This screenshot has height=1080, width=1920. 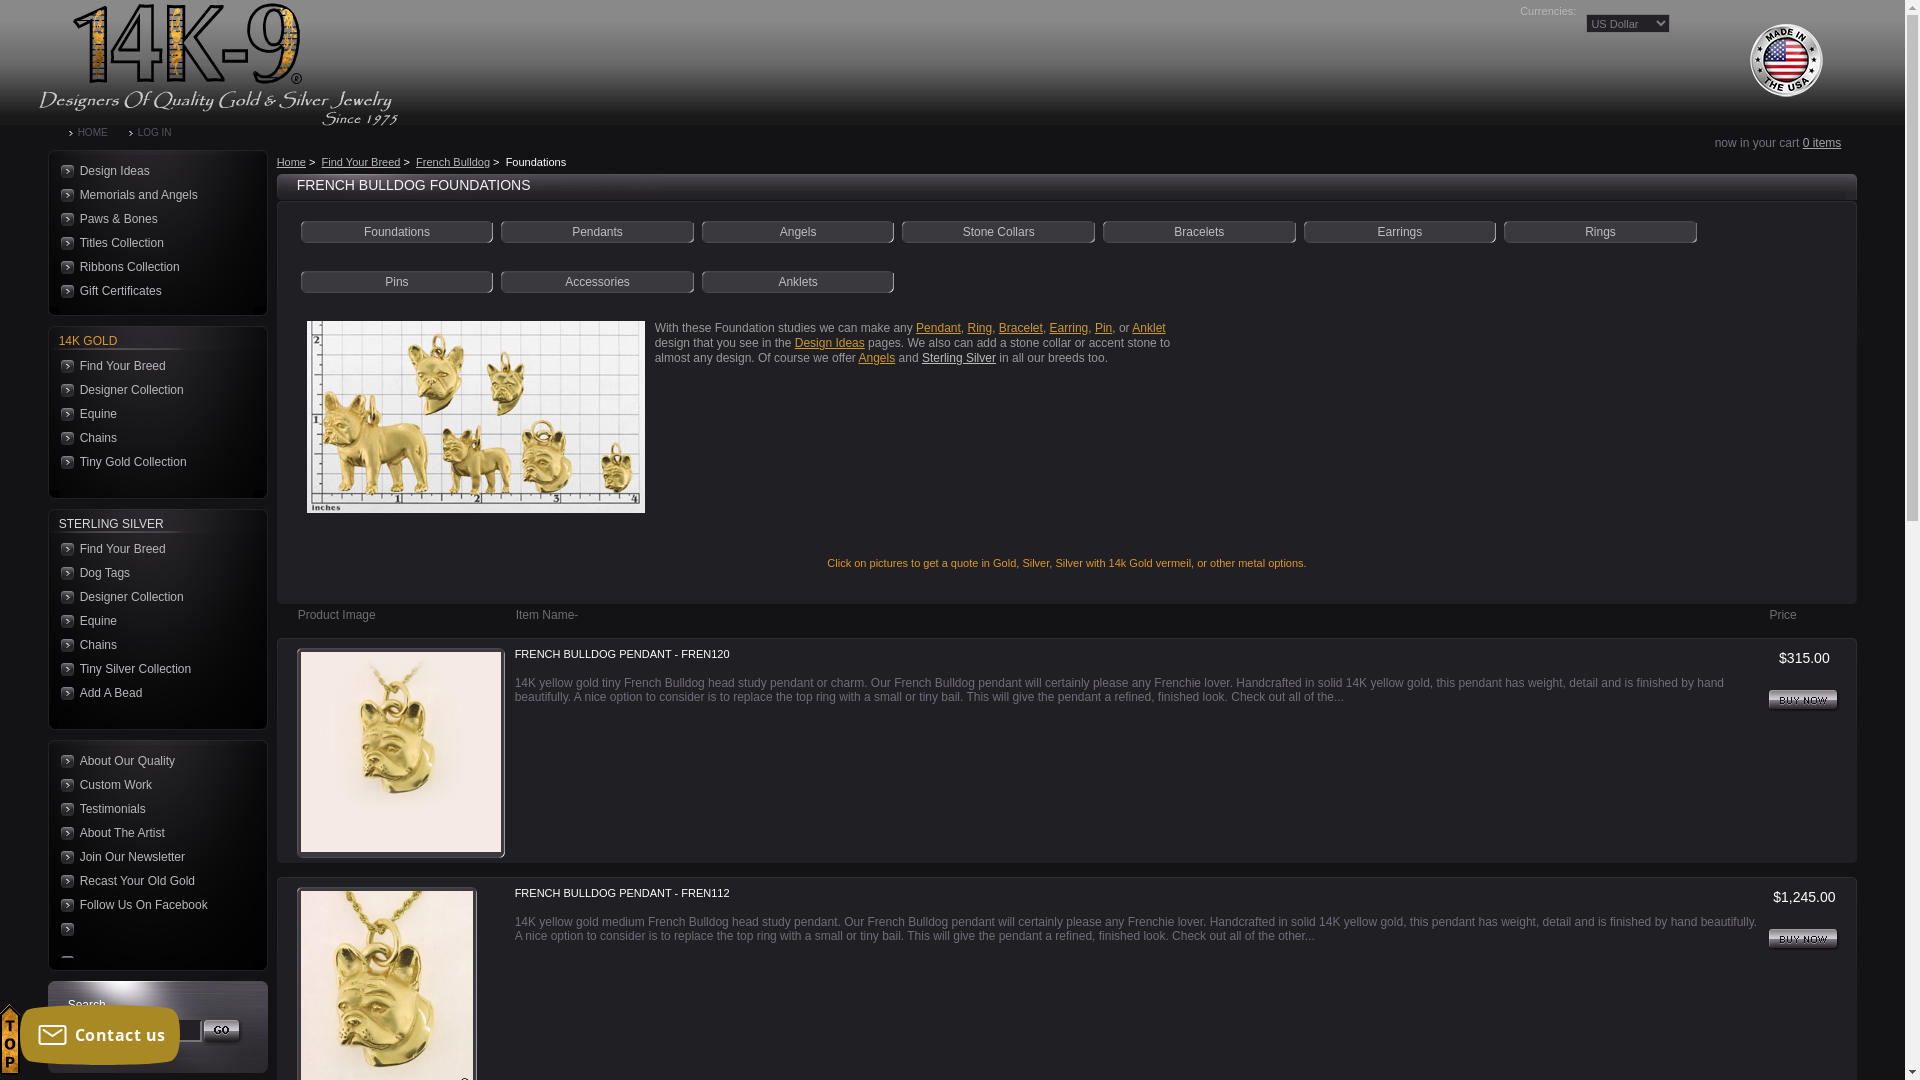 I want to click on 'HOME', so click(x=98, y=132).